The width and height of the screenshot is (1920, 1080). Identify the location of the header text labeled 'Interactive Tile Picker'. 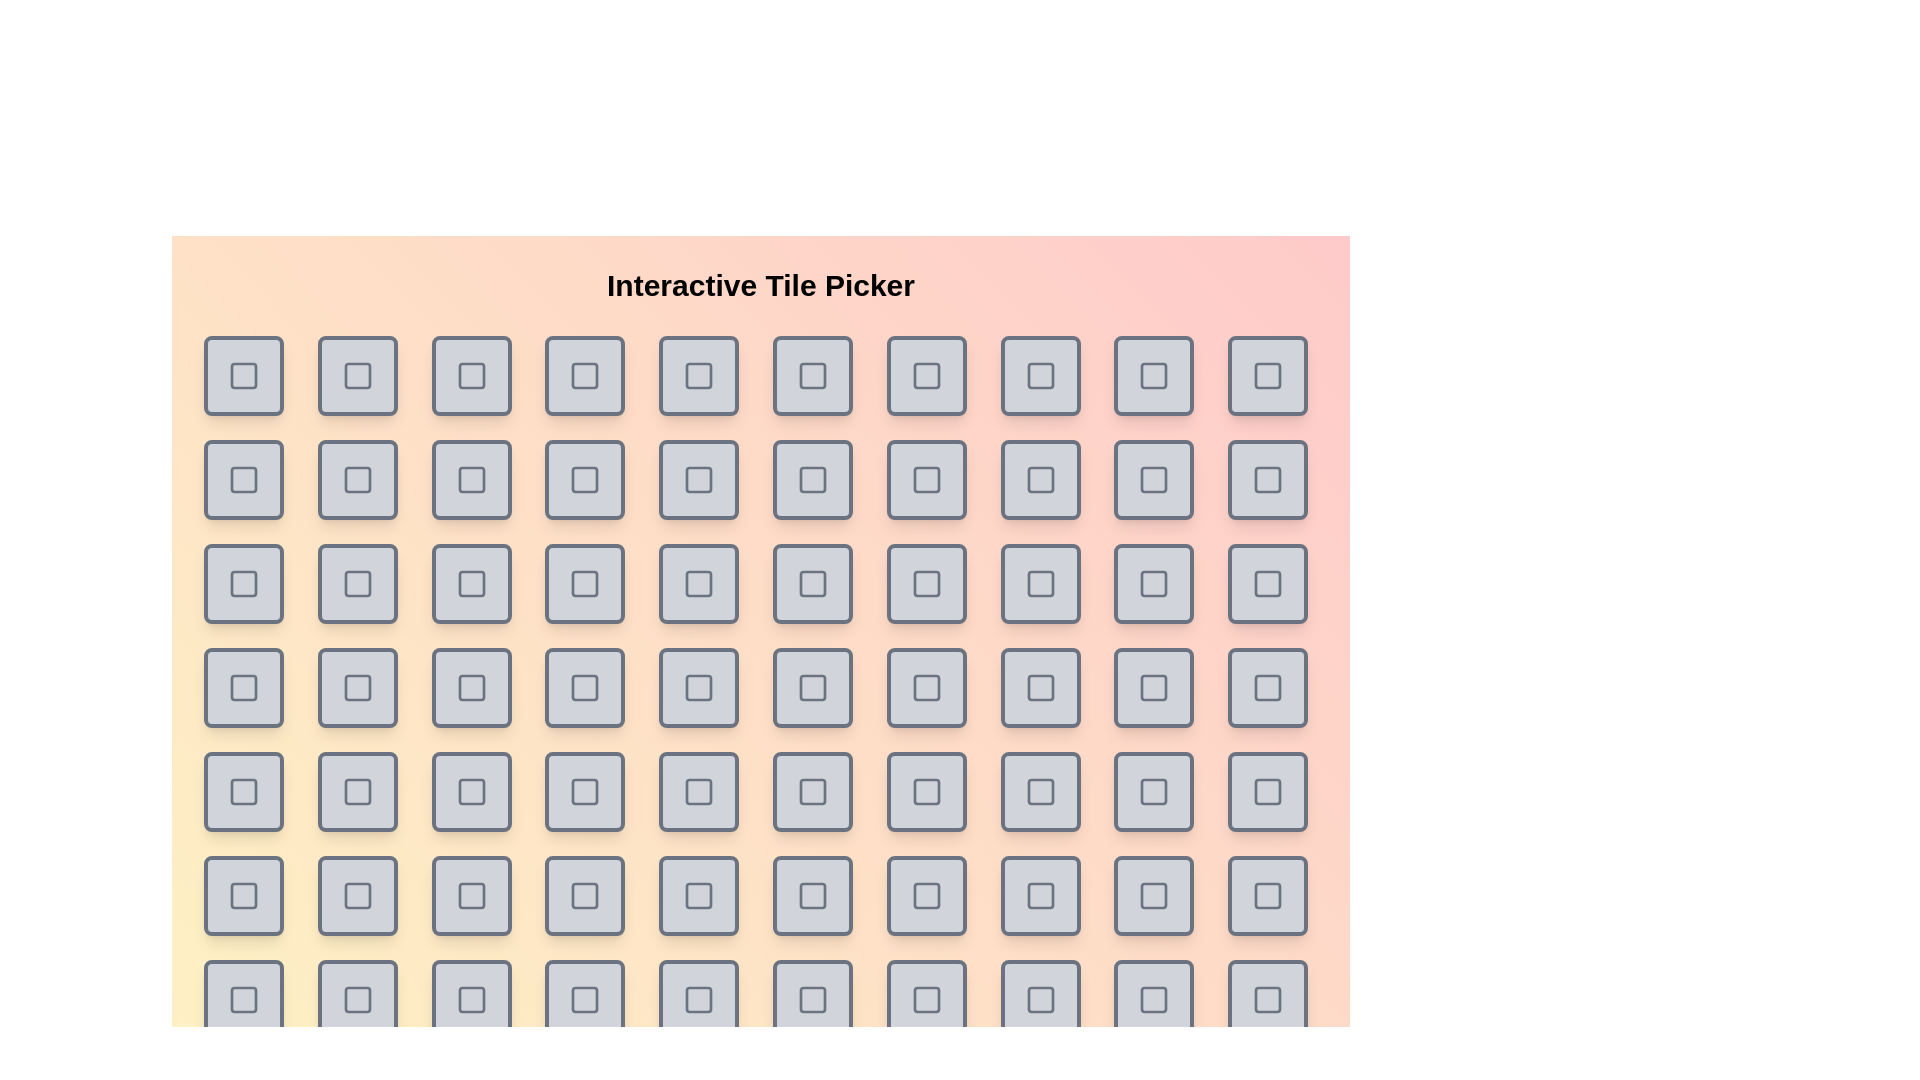
(760, 285).